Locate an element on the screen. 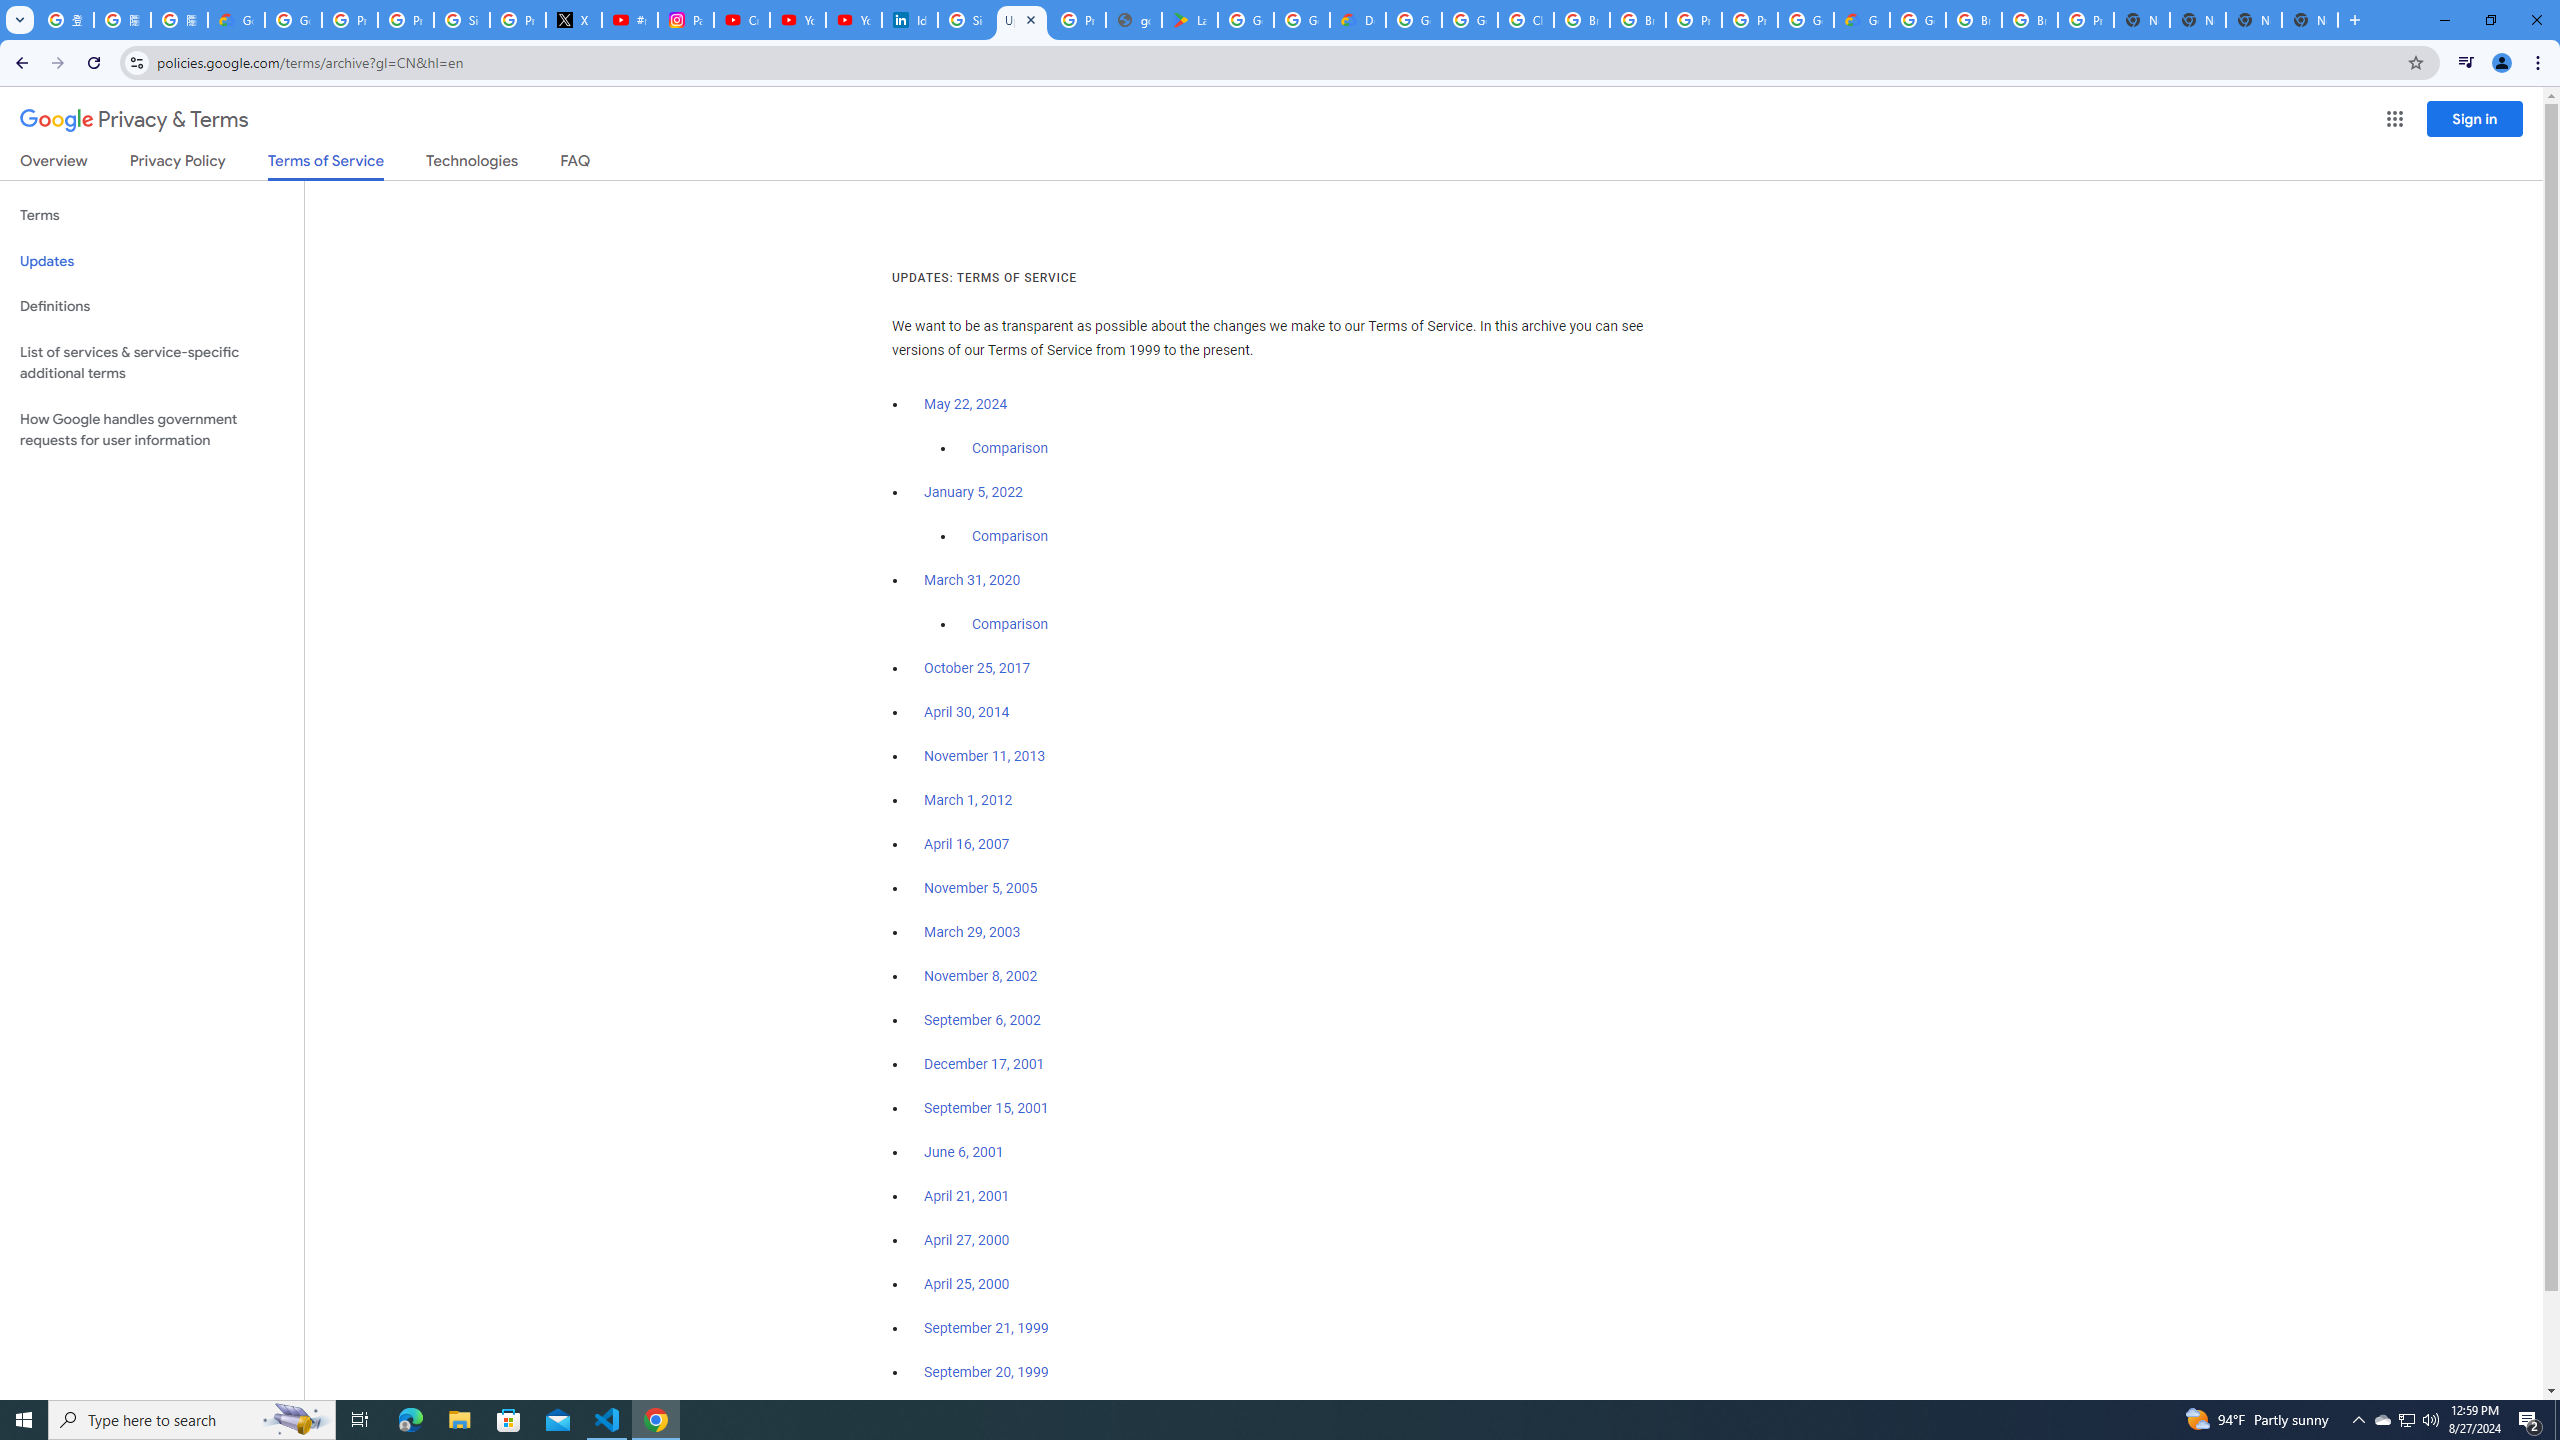  'January 5, 2022' is located at coordinates (974, 493).